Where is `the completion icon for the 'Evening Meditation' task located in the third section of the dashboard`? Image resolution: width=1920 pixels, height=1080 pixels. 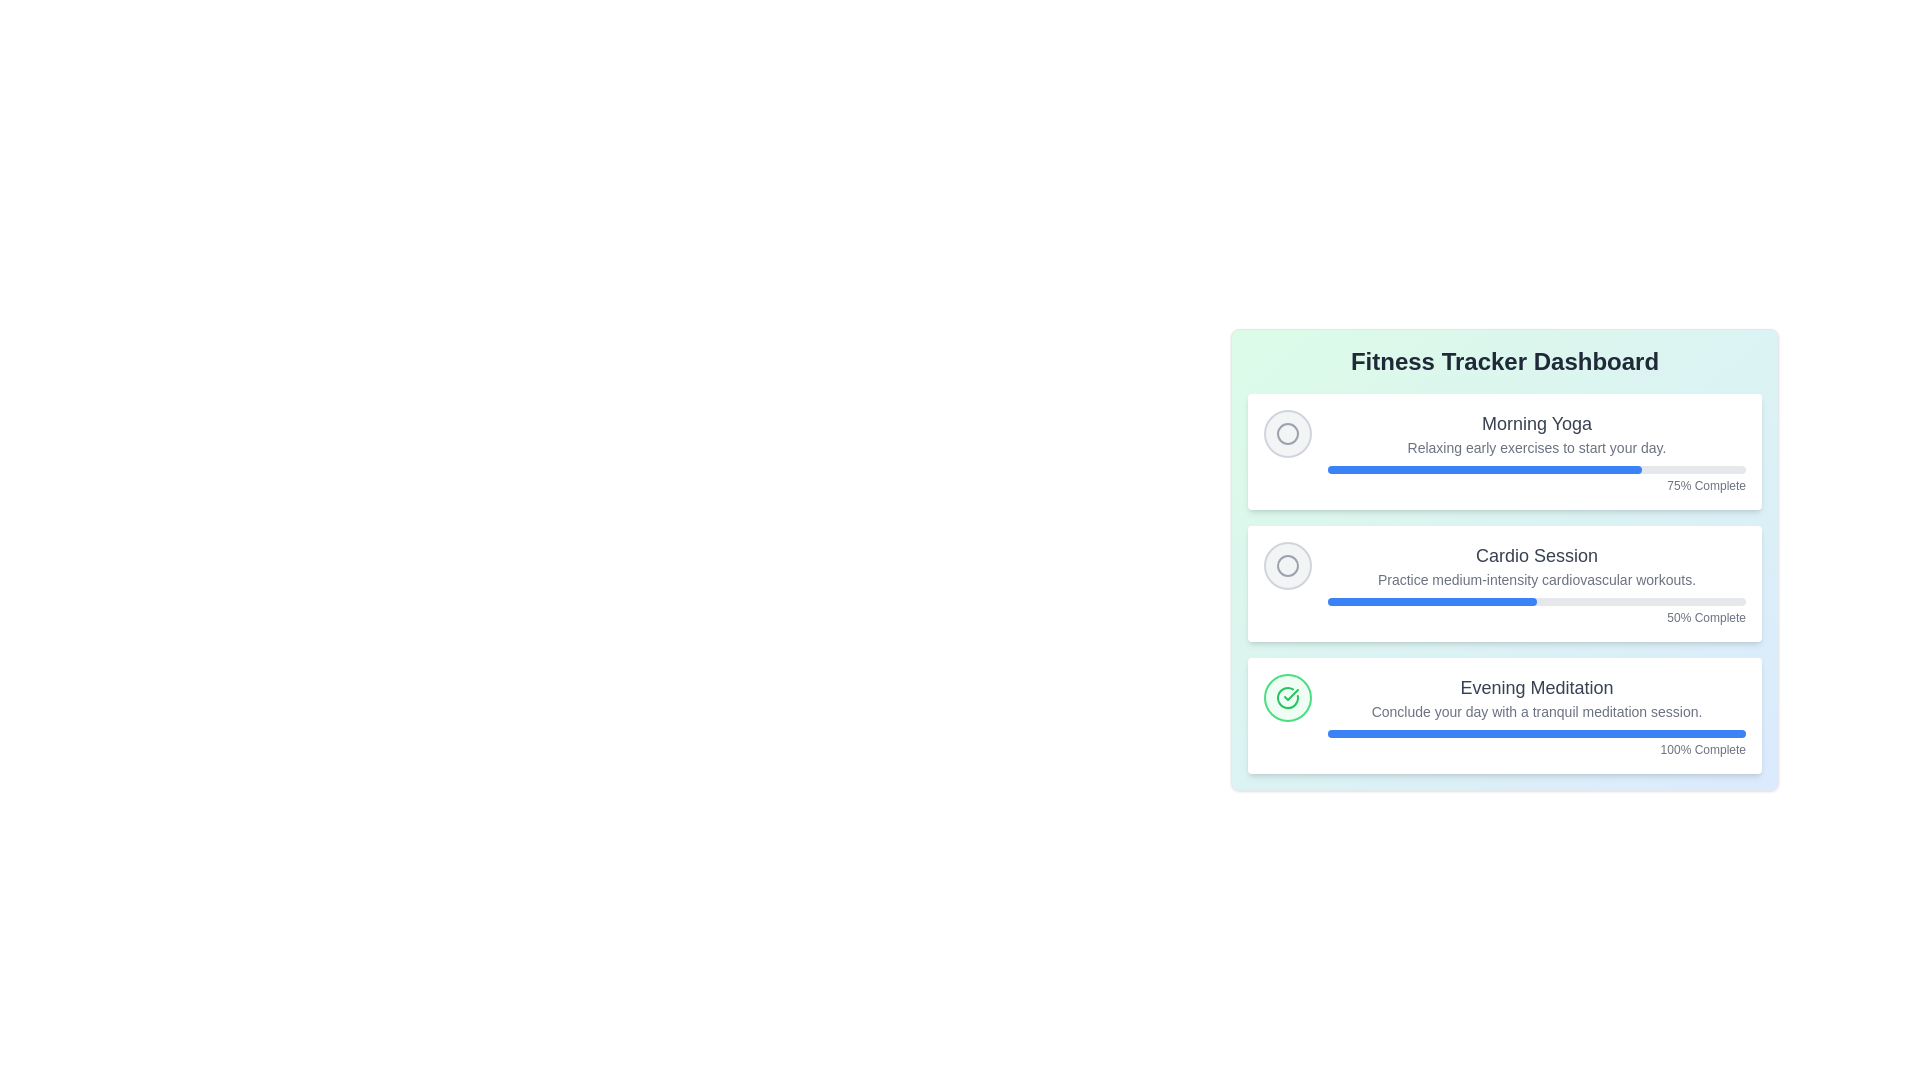 the completion icon for the 'Evening Meditation' task located in the third section of the dashboard is located at coordinates (1287, 697).